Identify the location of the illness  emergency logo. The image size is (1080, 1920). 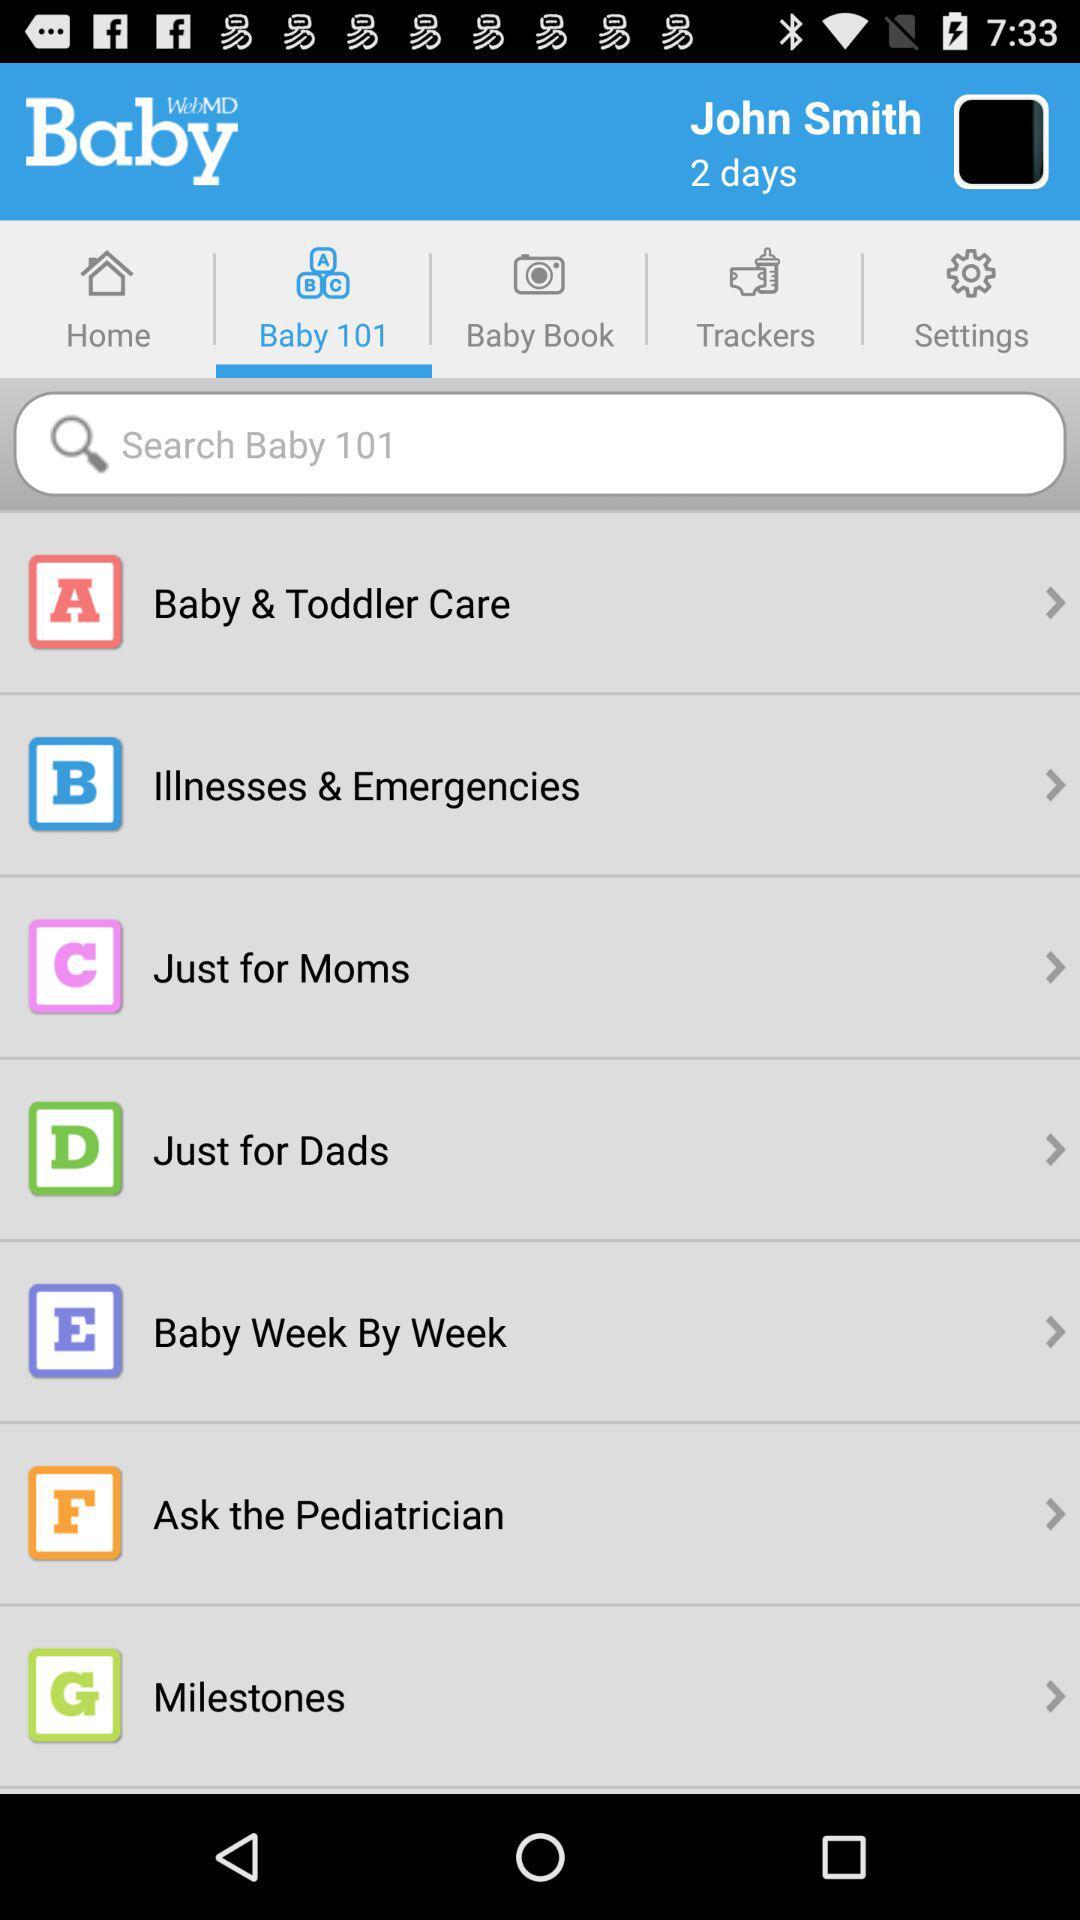
(75, 784).